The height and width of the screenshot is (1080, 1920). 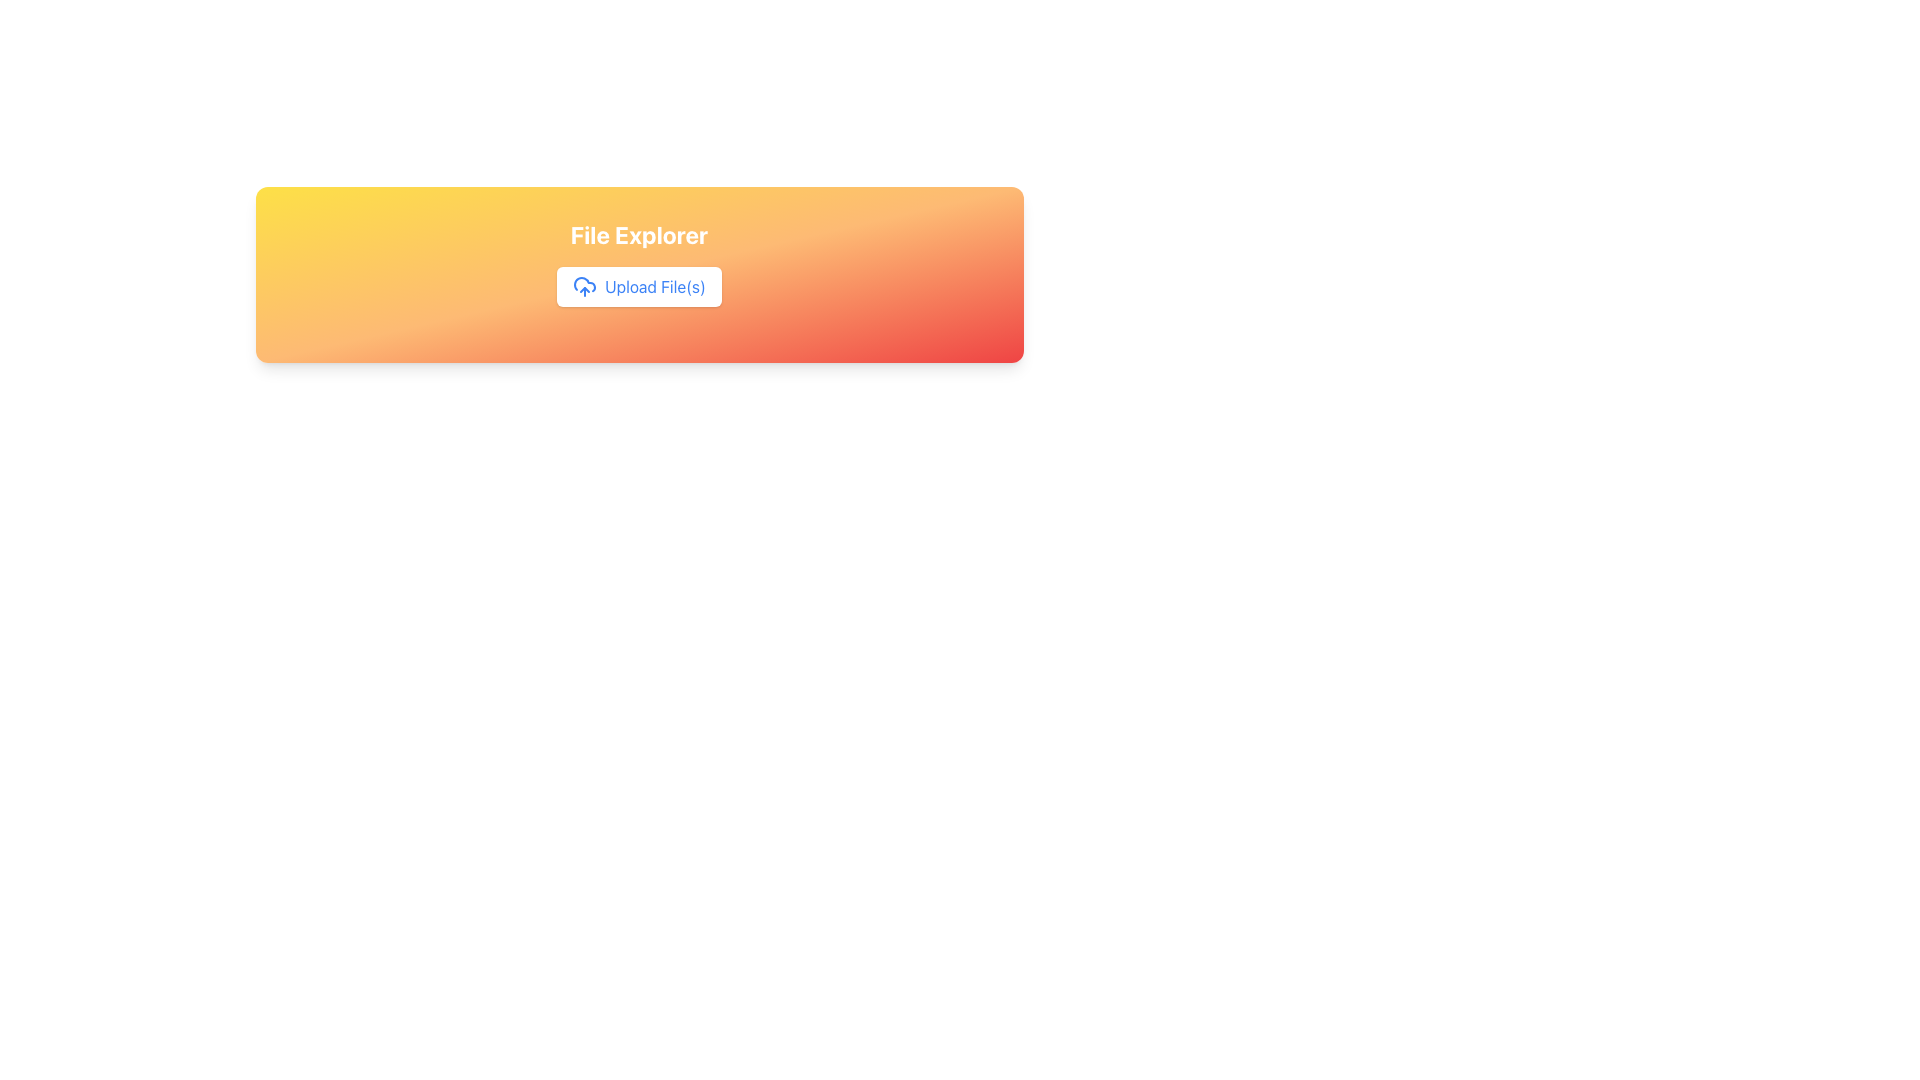 I want to click on the 'Upload File(s)' button located within the 'File Explorer' panel to initiate file selection, so click(x=638, y=274).